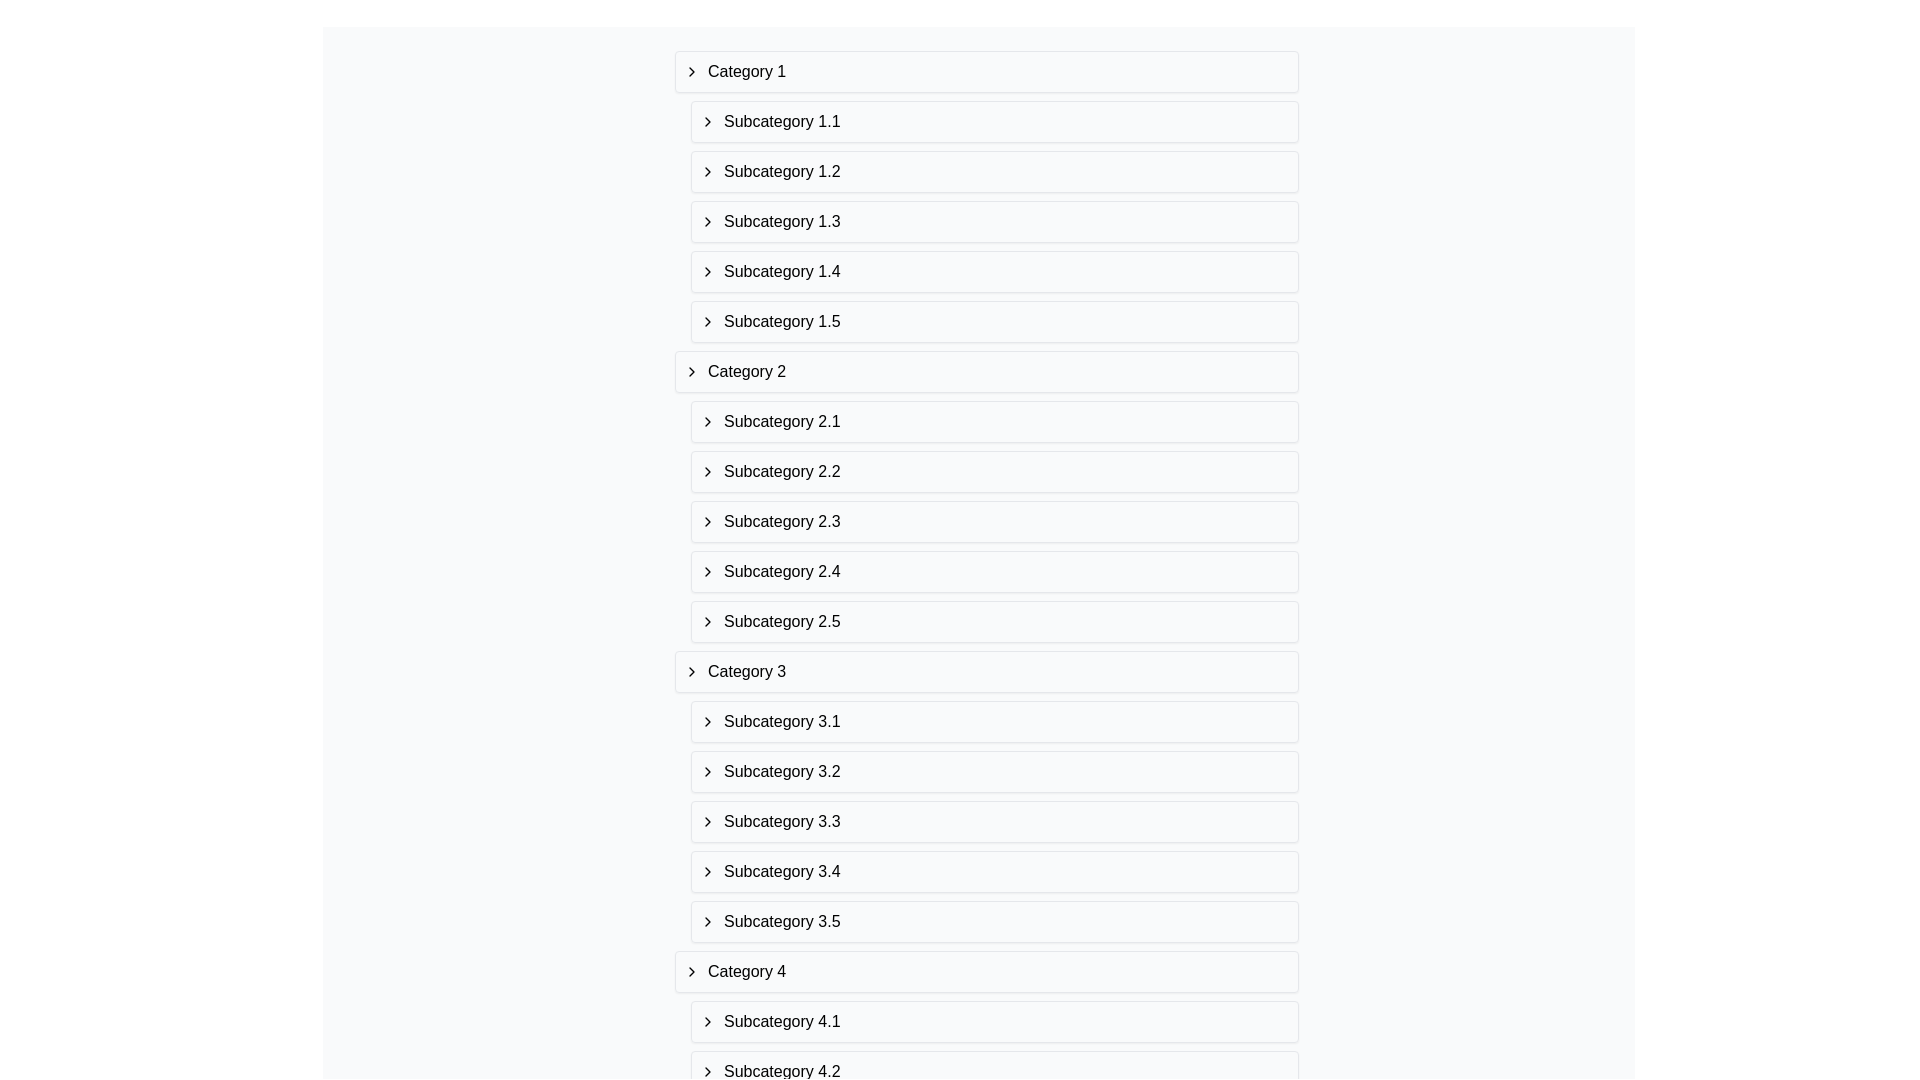 The height and width of the screenshot is (1080, 1920). Describe the element at coordinates (708, 520) in the screenshot. I see `the right-pointing chevron icon next to the text 'Subcategory 2.3' through keyboard navigation` at that location.